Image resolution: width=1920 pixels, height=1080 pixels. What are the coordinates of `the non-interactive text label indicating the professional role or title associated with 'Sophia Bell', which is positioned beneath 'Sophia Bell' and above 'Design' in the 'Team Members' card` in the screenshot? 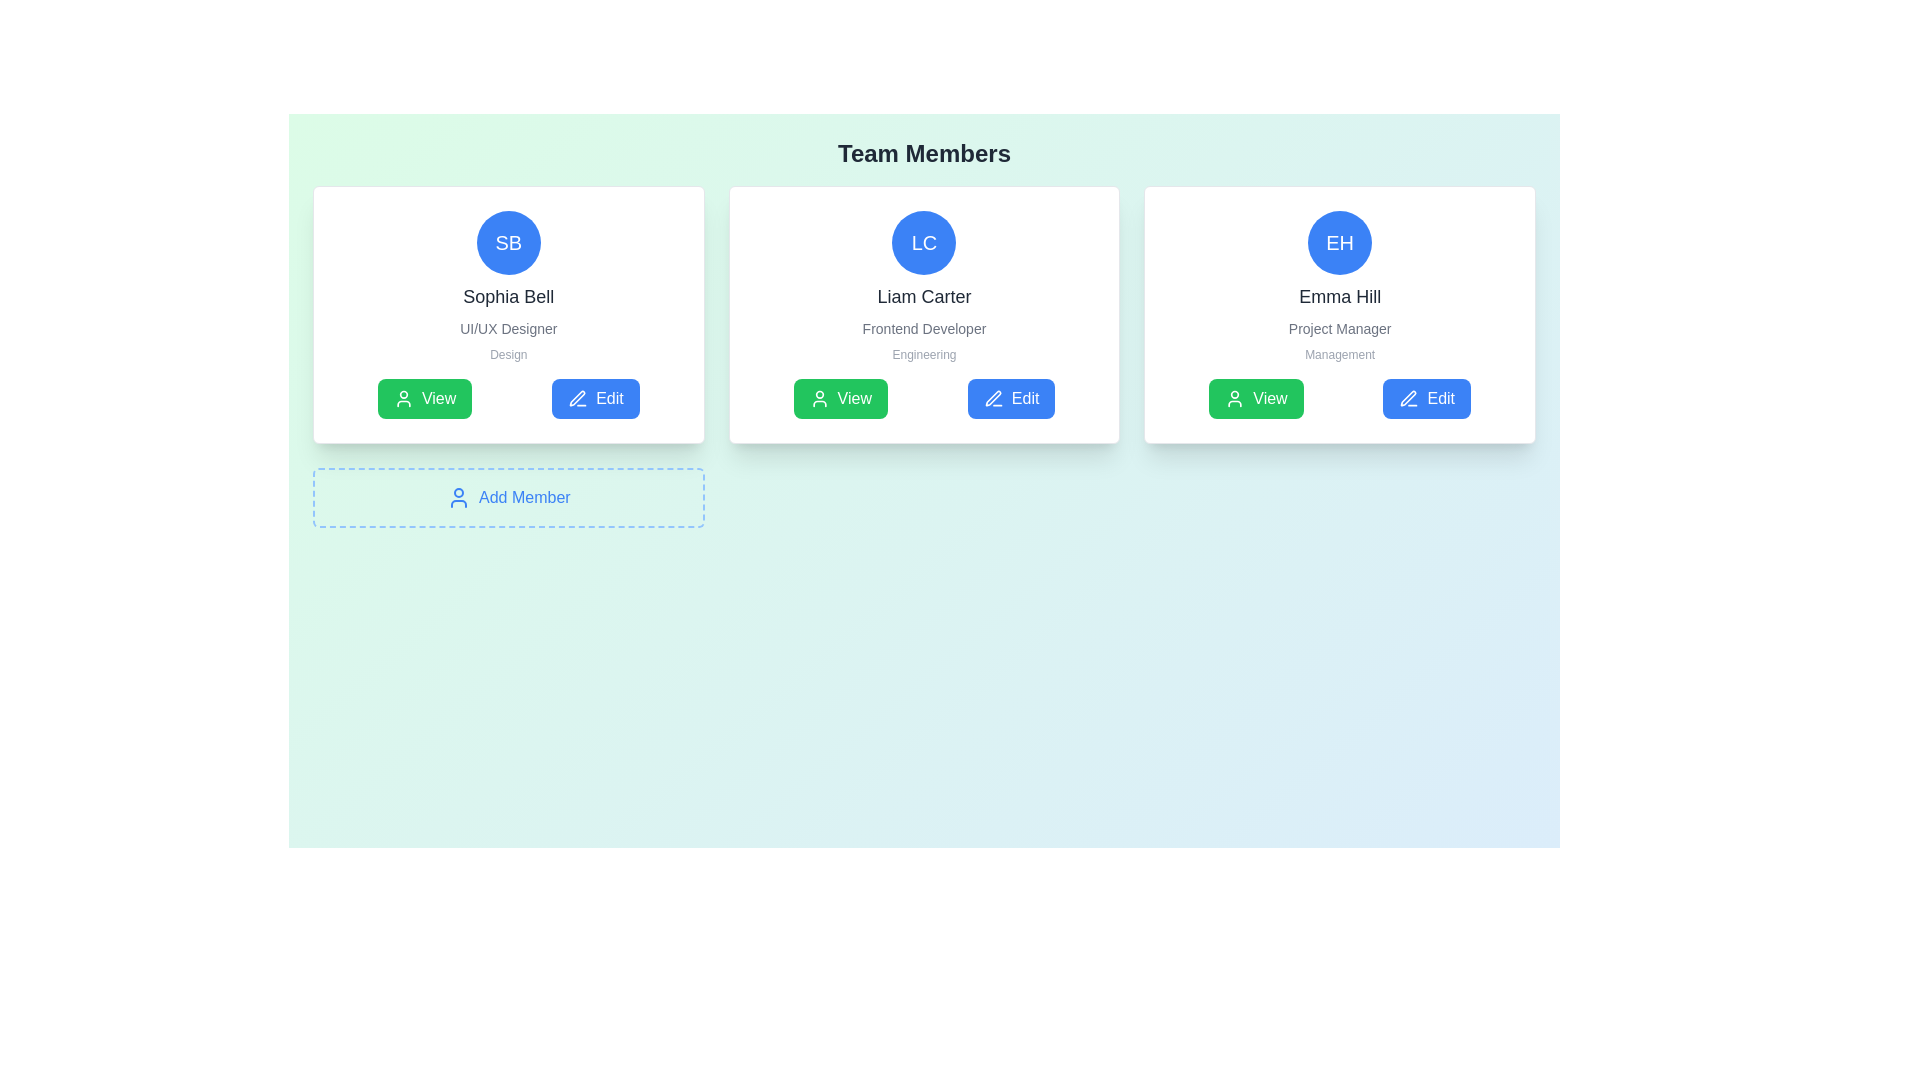 It's located at (508, 327).